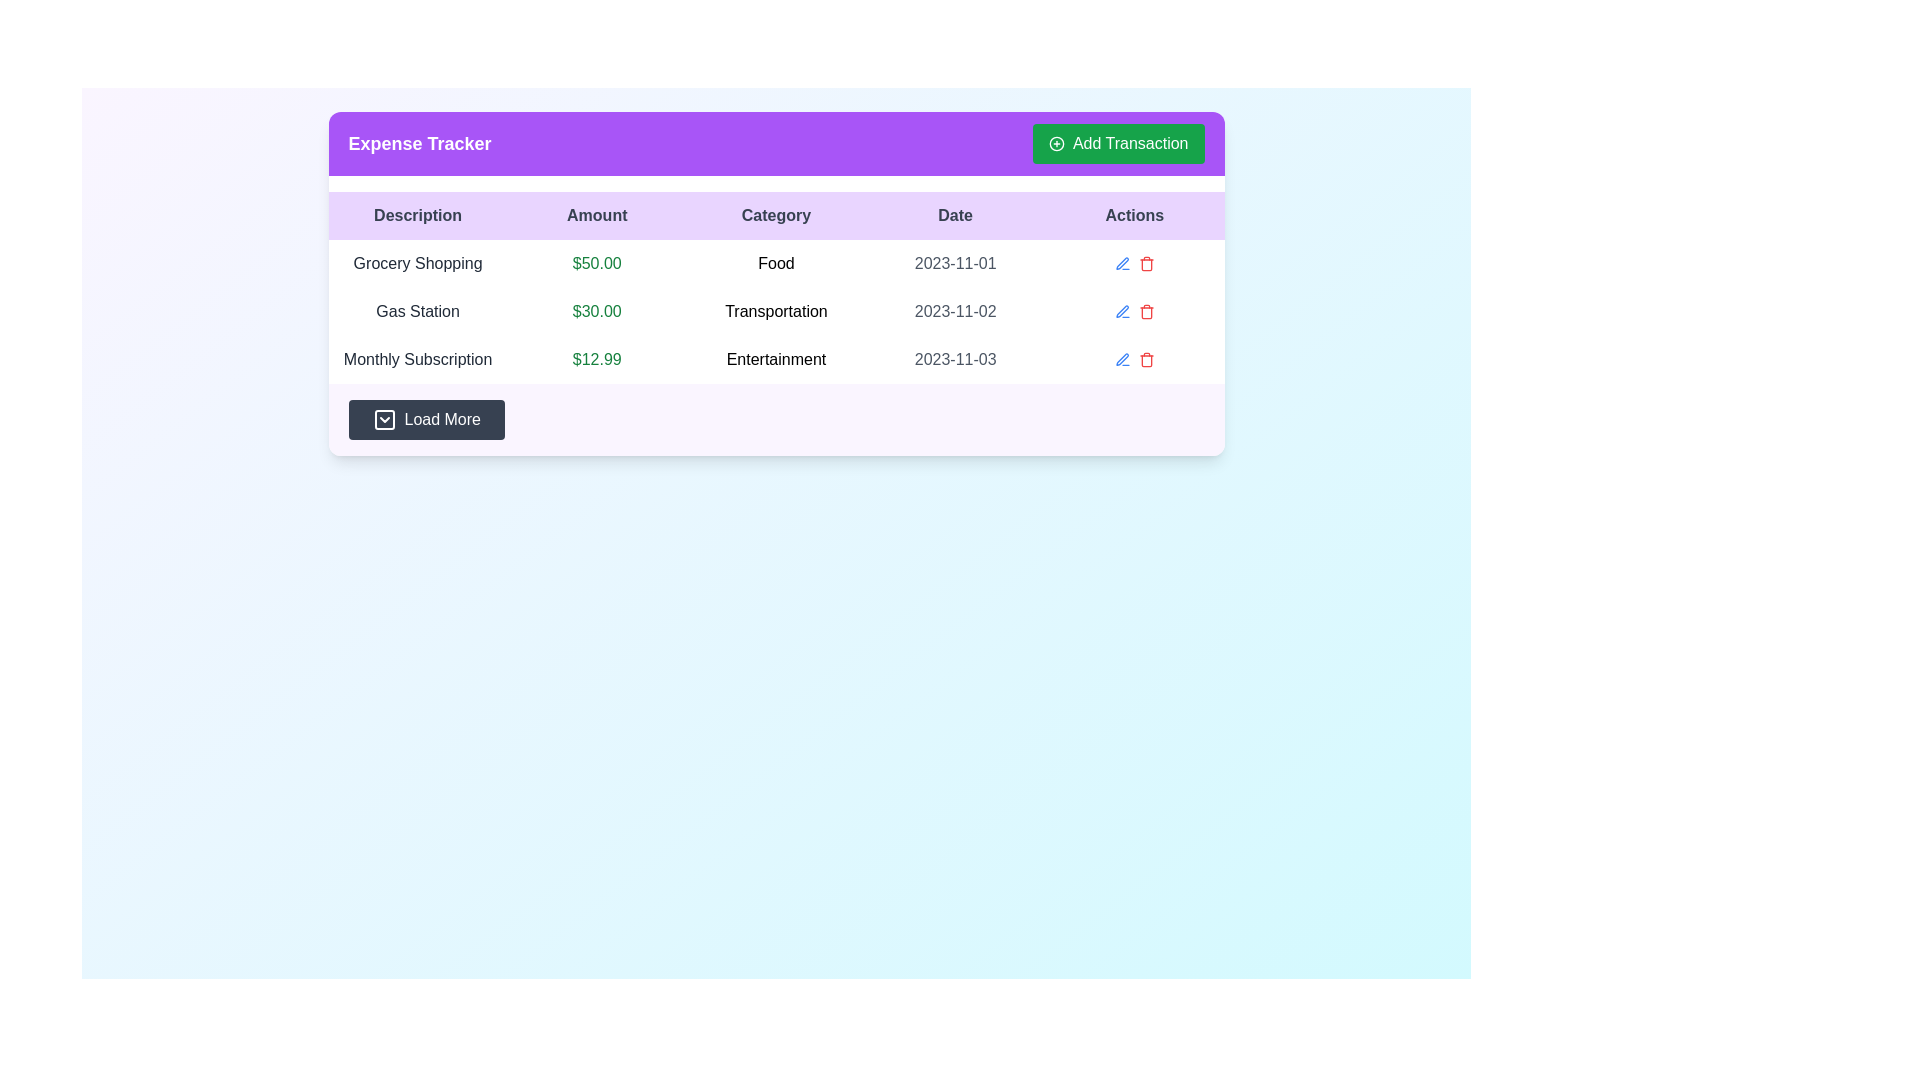 This screenshot has width=1920, height=1080. Describe the element at coordinates (1055, 142) in the screenshot. I see `the small circular icon with a plus sign, which is located within the 'Add Transaction' button in the header section of the interface` at that location.